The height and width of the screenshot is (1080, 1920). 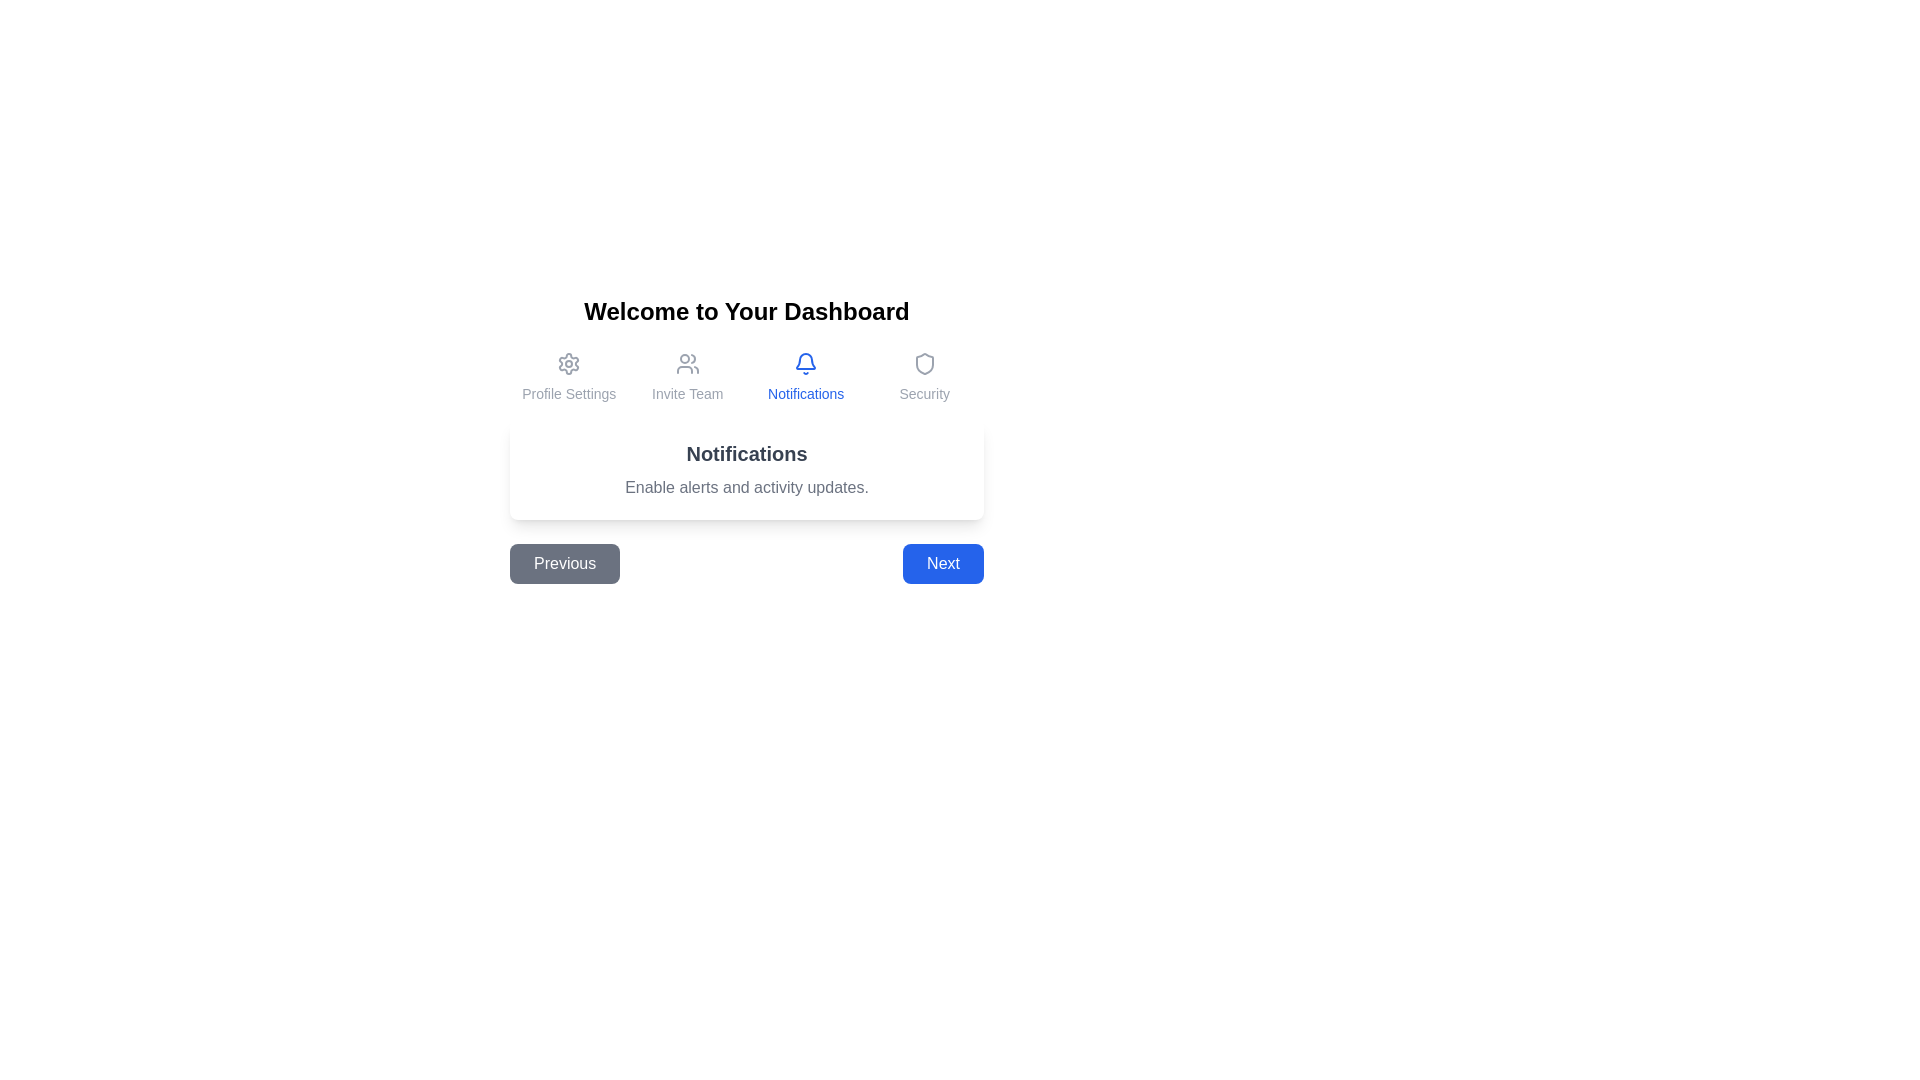 I want to click on the text label that indicates functionality for inviting team members, located below the icon resembling a group of people, so click(x=687, y=393).